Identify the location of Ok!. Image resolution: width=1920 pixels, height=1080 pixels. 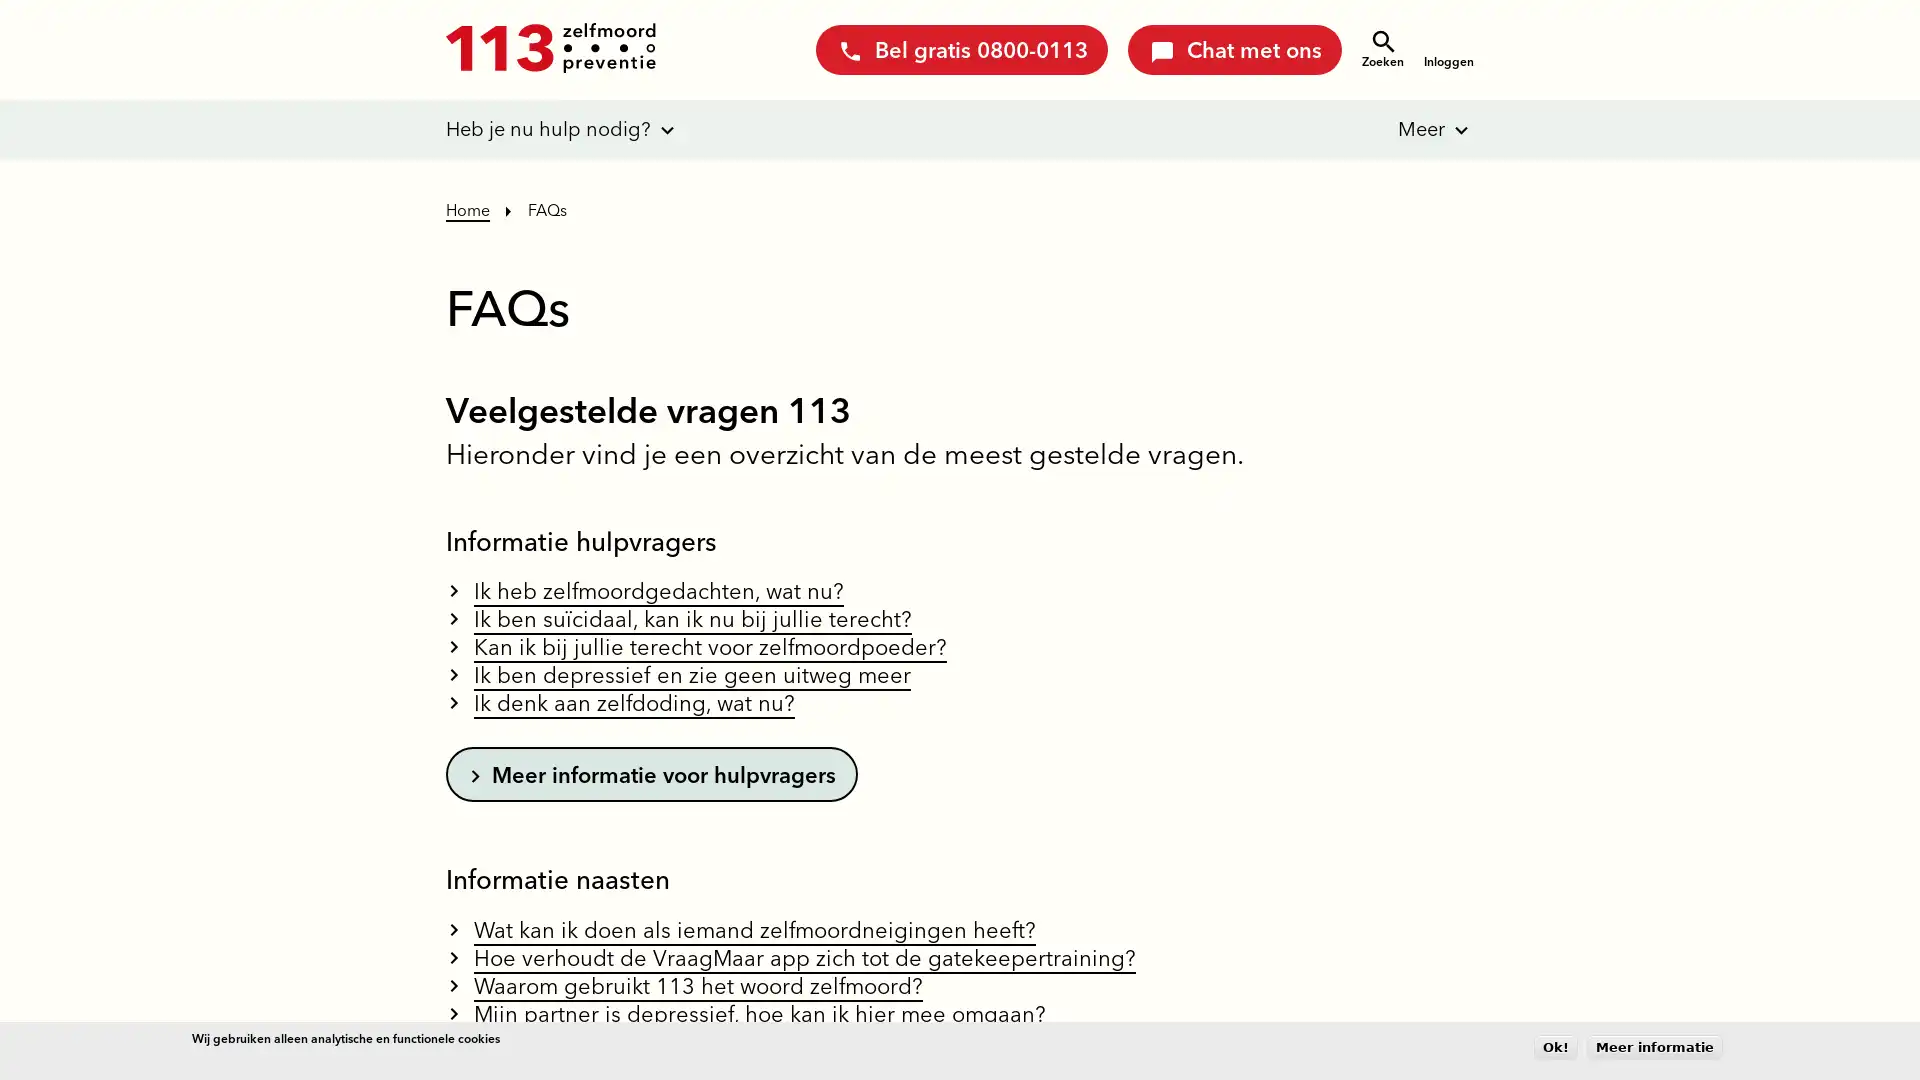
(1554, 1046).